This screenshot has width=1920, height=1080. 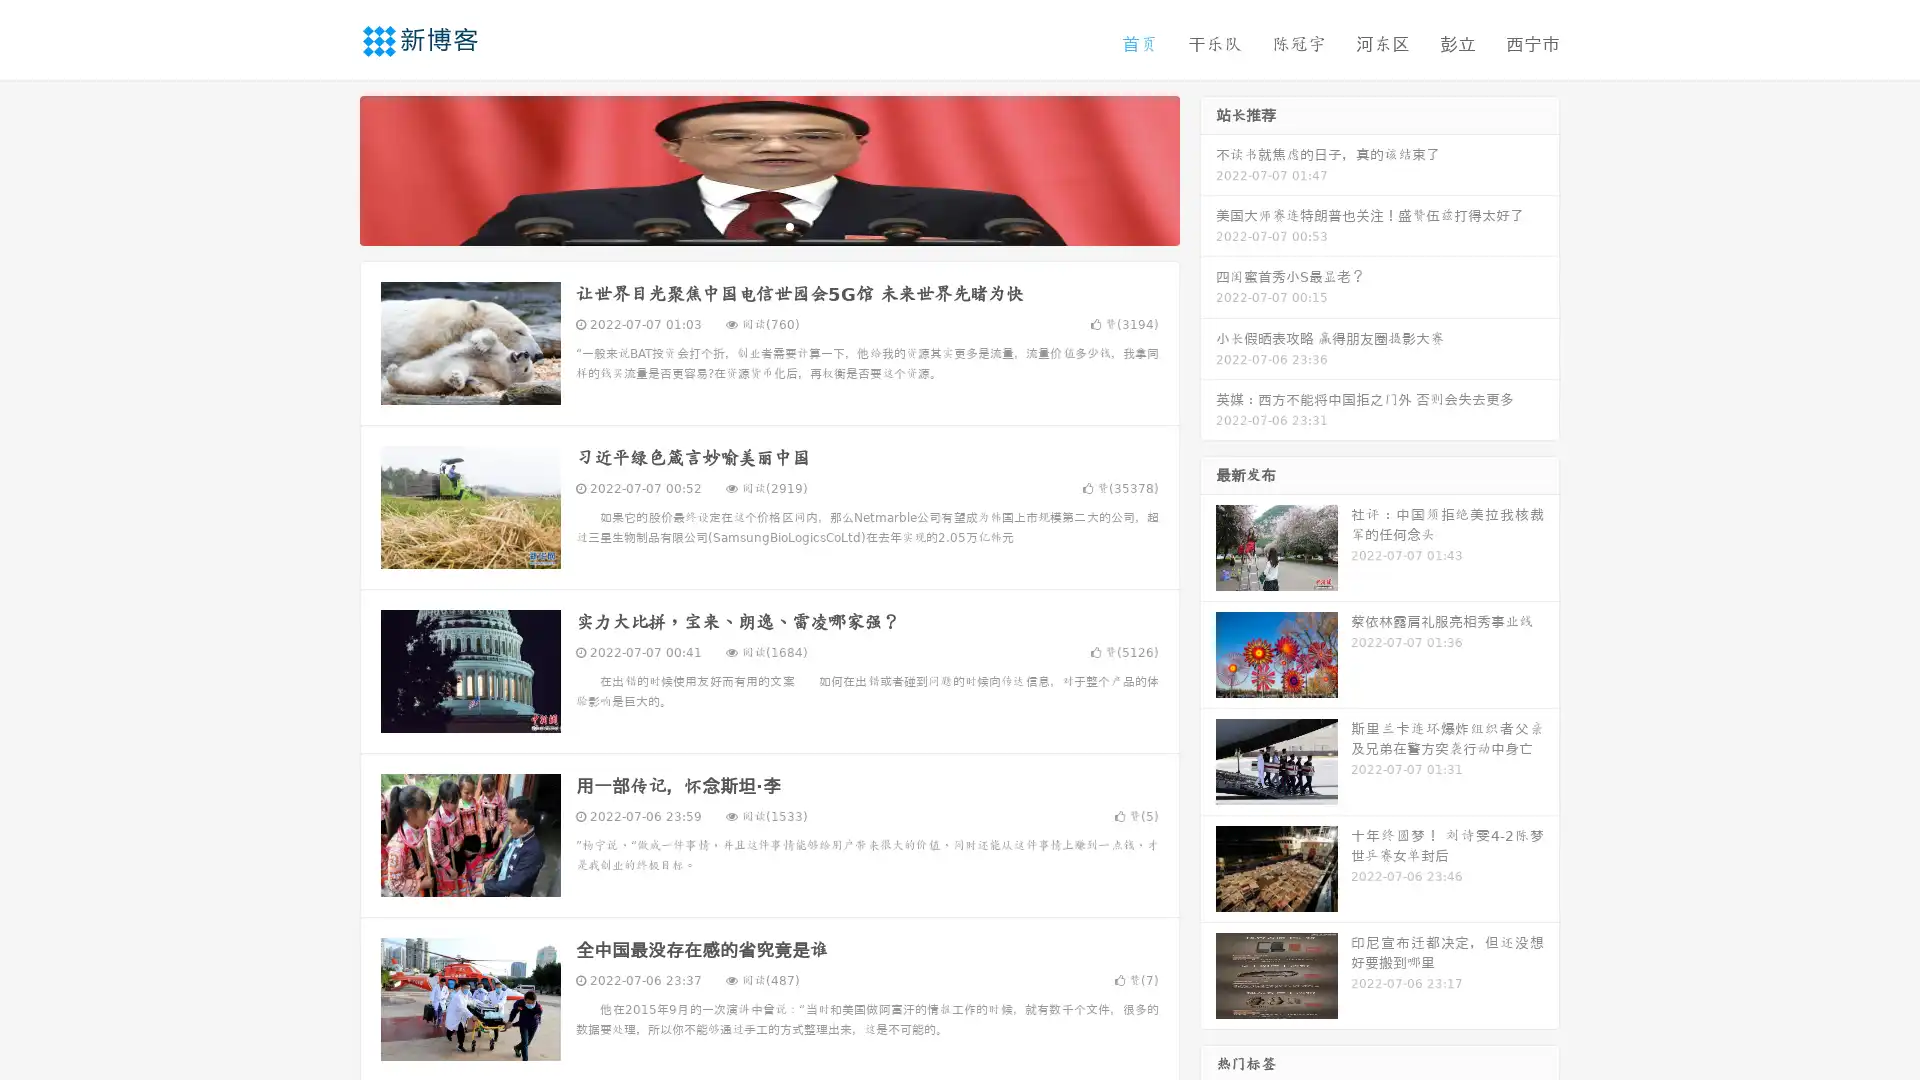 What do you see at coordinates (768, 225) in the screenshot?
I see `Go to slide 2` at bounding box center [768, 225].